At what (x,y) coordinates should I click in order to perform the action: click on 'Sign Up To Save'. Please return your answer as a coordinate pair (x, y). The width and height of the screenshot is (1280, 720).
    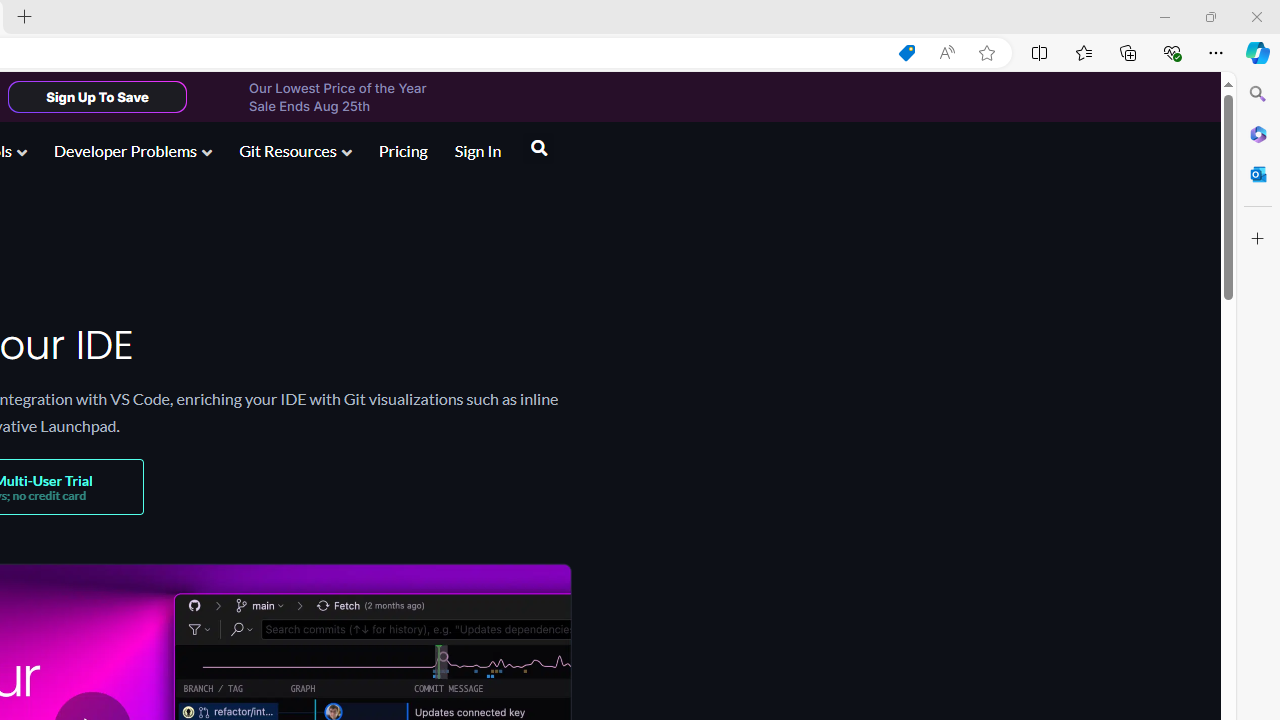
    Looking at the image, I should click on (96, 96).